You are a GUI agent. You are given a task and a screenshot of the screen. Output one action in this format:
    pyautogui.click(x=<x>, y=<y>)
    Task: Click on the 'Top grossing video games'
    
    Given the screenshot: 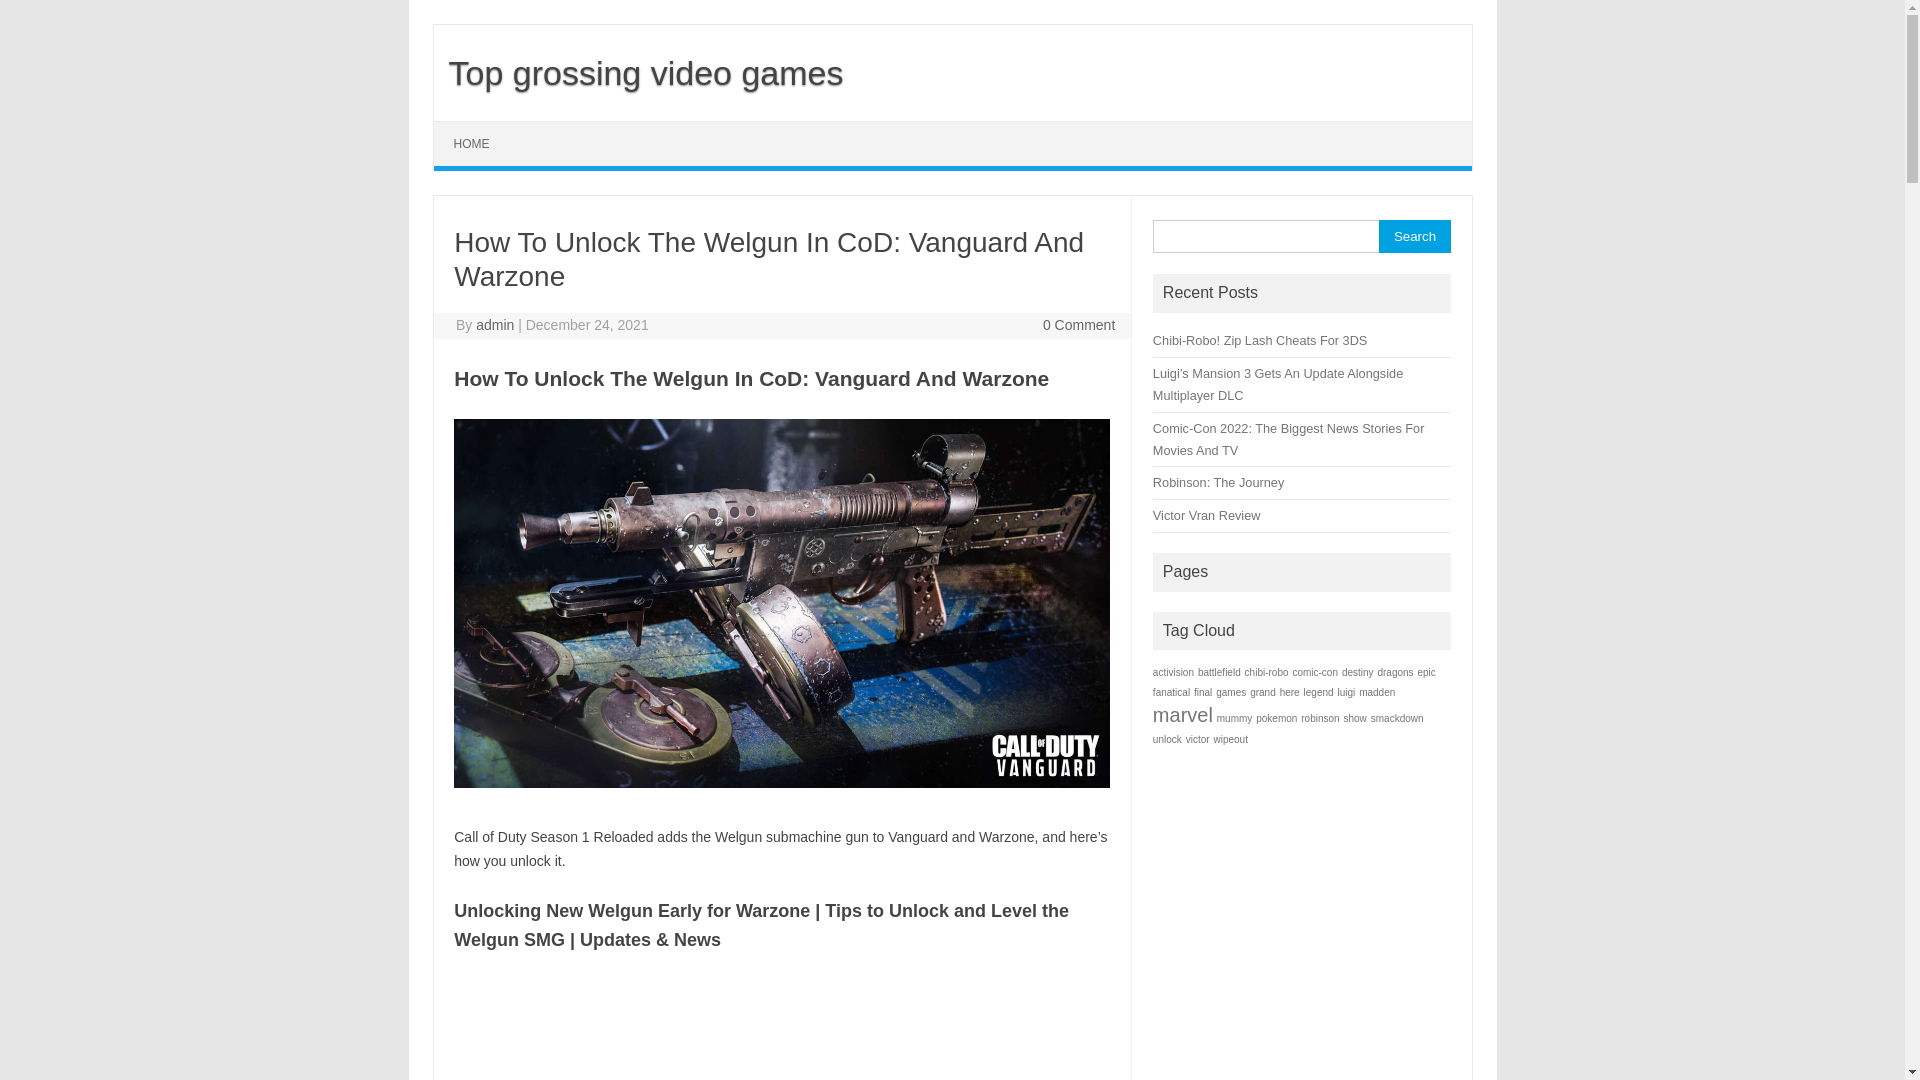 What is the action you would take?
    pyautogui.click(x=637, y=72)
    